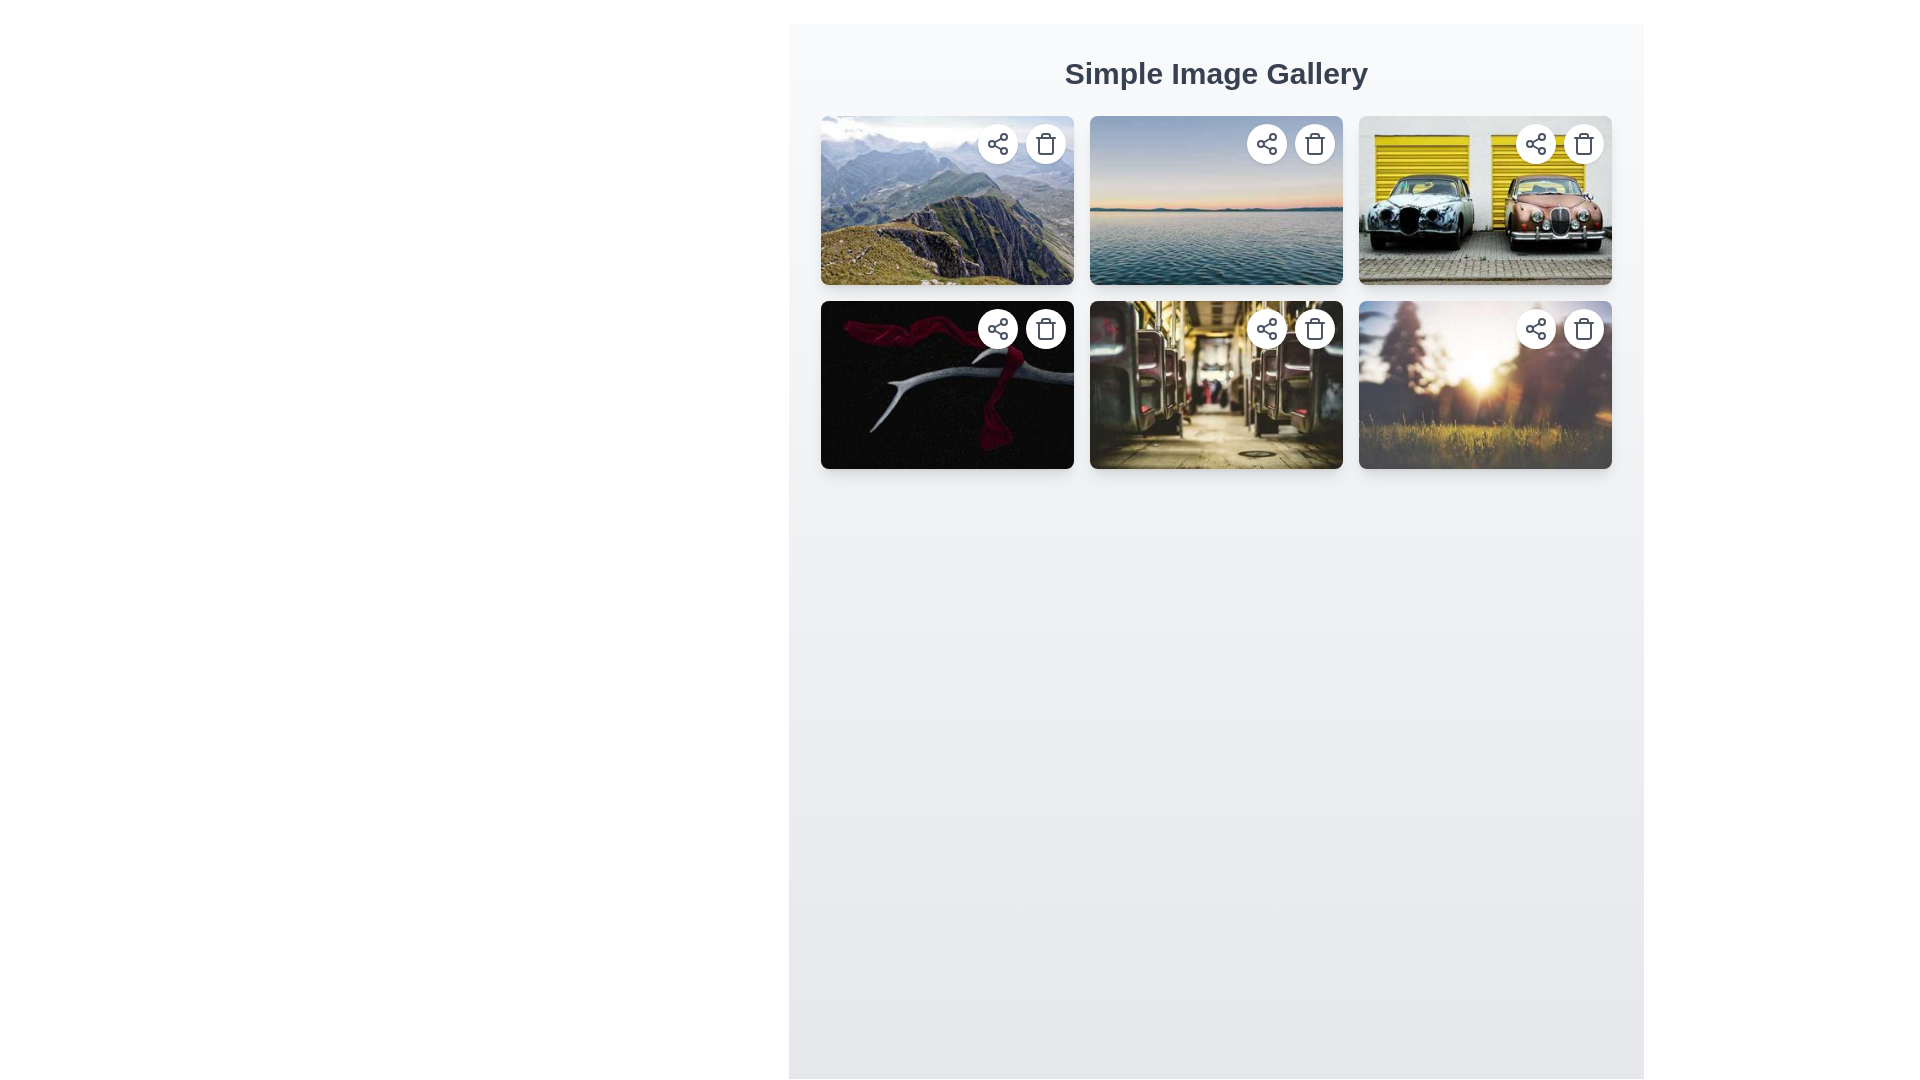  What do you see at coordinates (1266, 326) in the screenshot?
I see `the share button located` at bounding box center [1266, 326].